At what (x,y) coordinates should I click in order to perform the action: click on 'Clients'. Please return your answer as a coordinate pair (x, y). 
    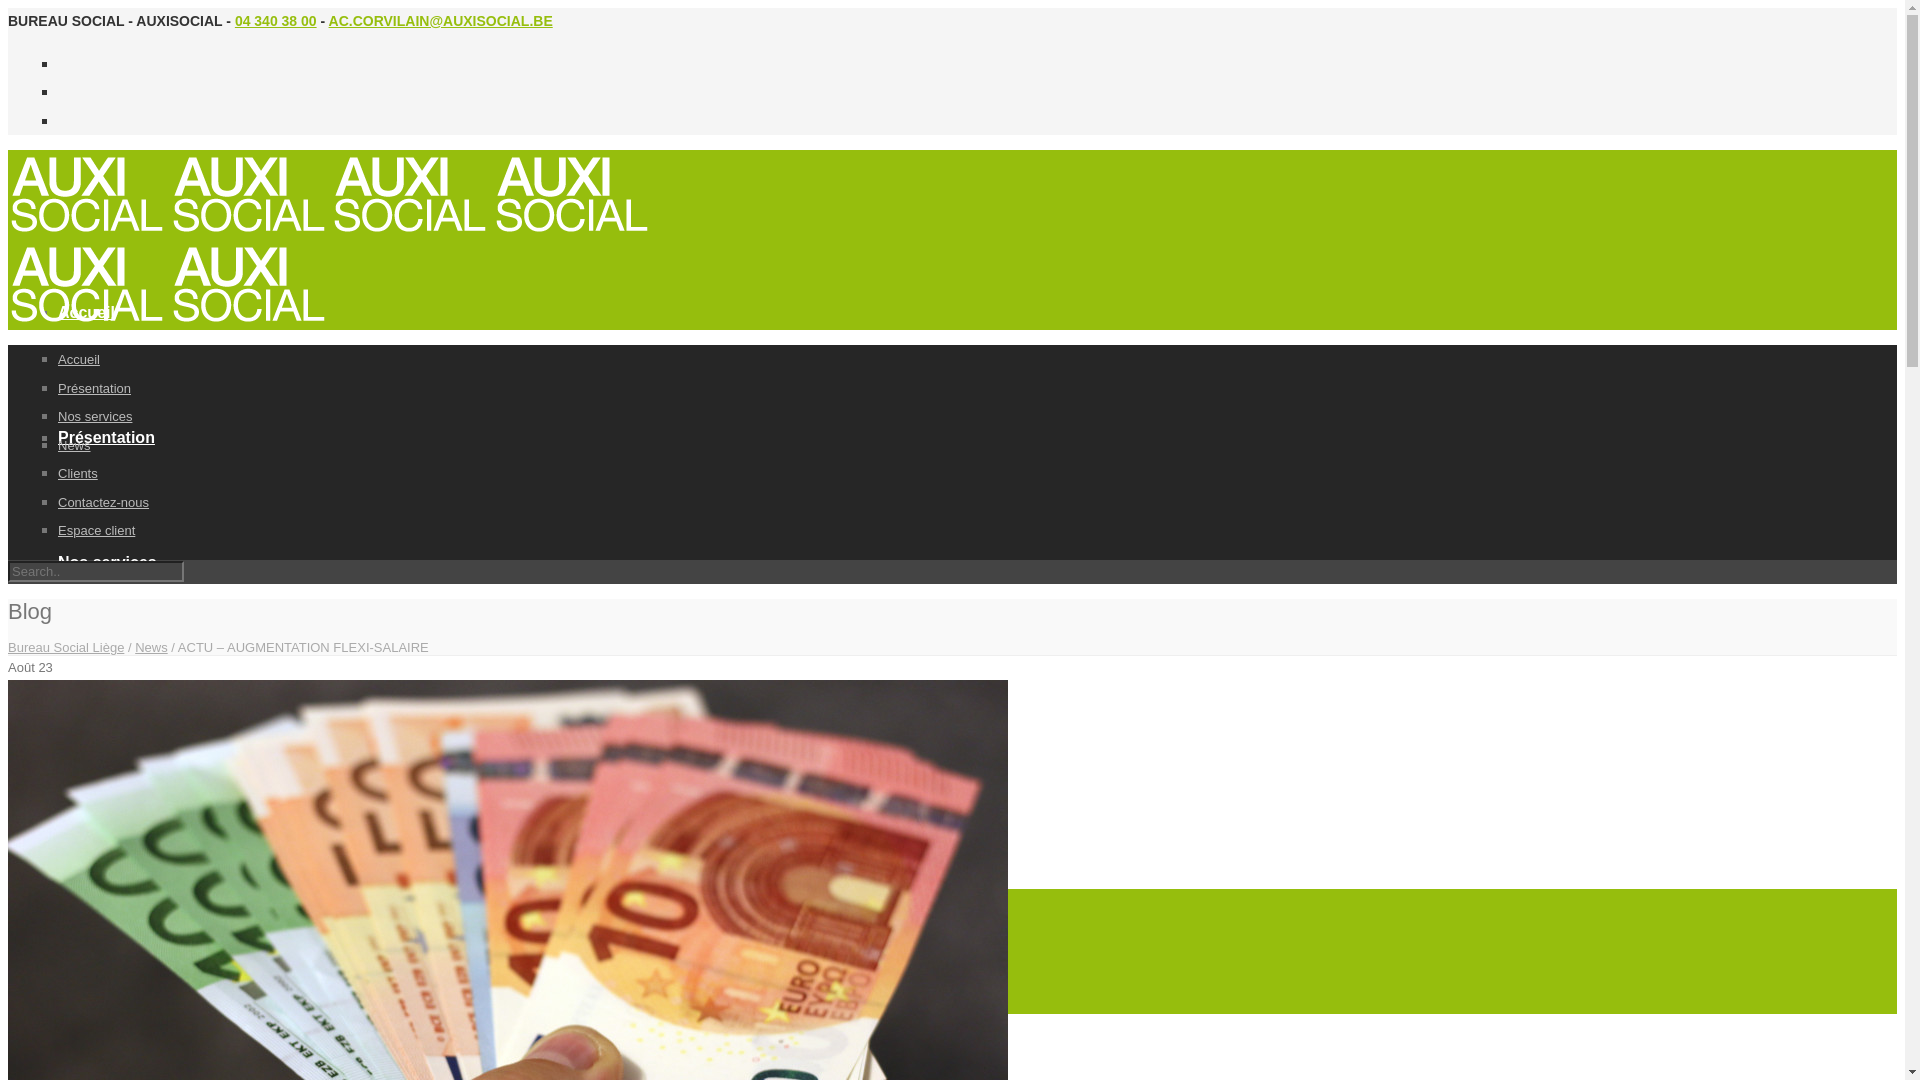
    Looking at the image, I should click on (57, 812).